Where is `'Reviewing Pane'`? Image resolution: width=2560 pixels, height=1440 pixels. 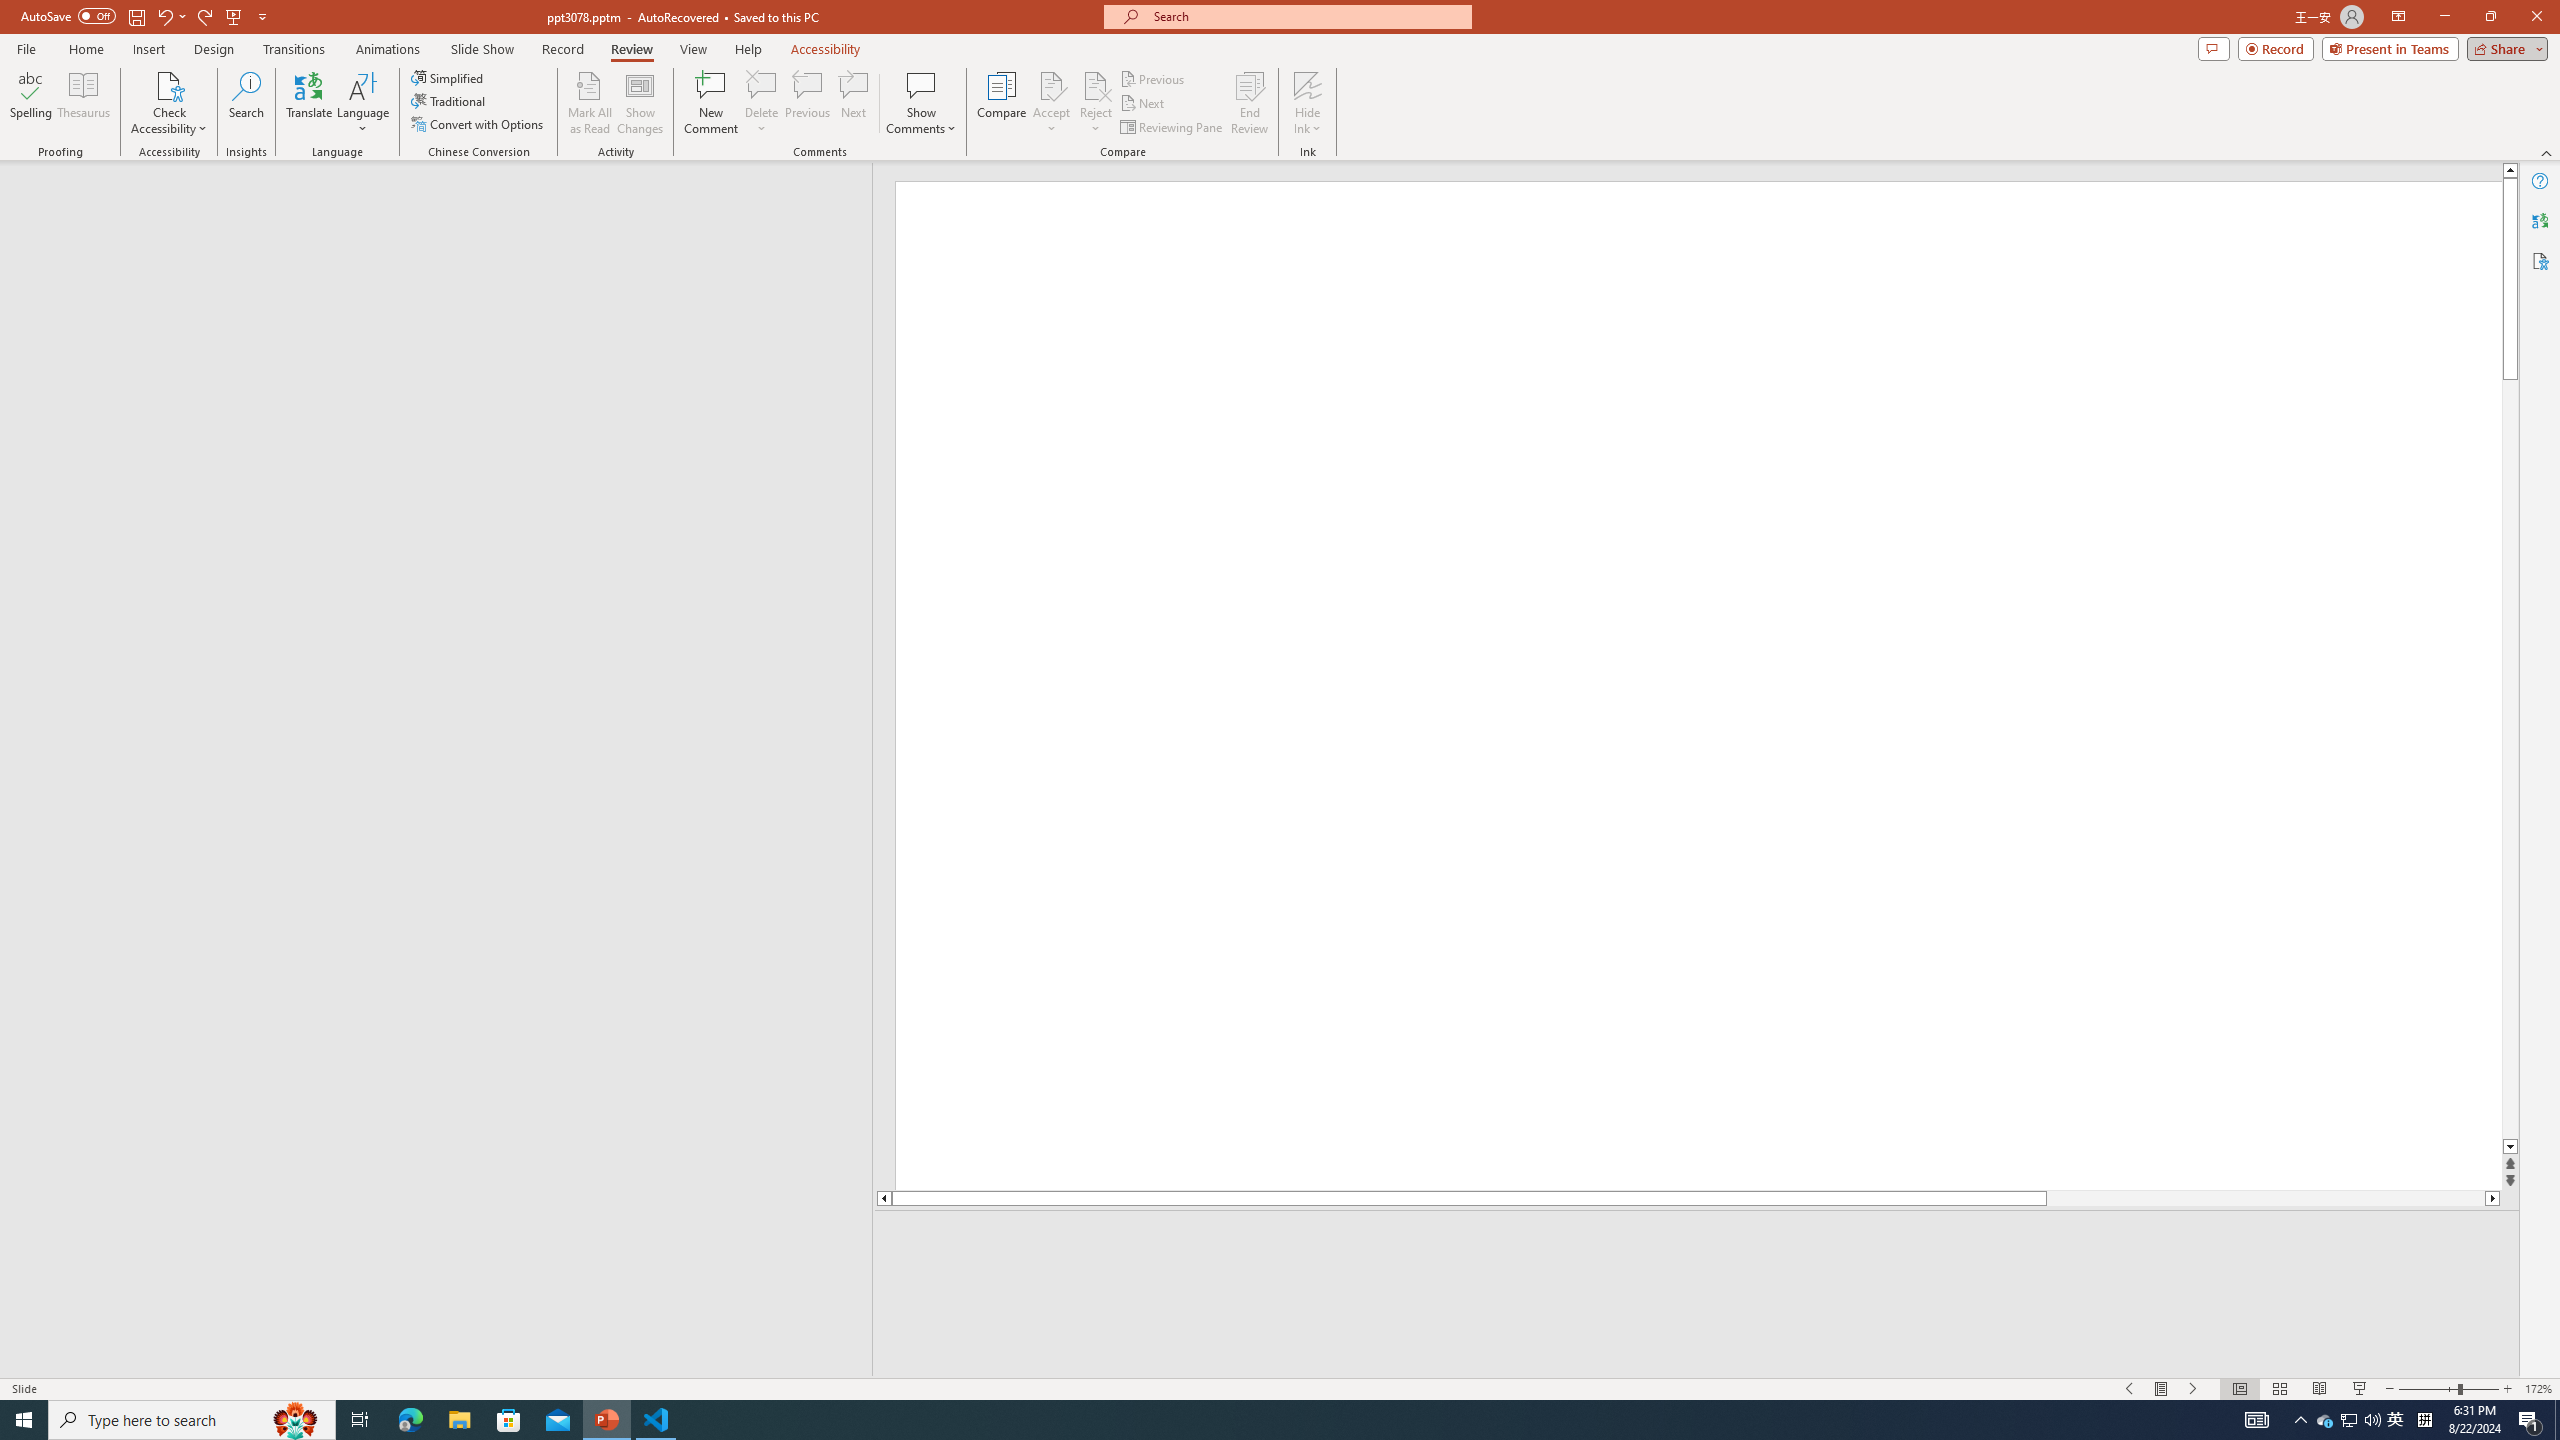 'Reviewing Pane' is located at coordinates (1171, 127).